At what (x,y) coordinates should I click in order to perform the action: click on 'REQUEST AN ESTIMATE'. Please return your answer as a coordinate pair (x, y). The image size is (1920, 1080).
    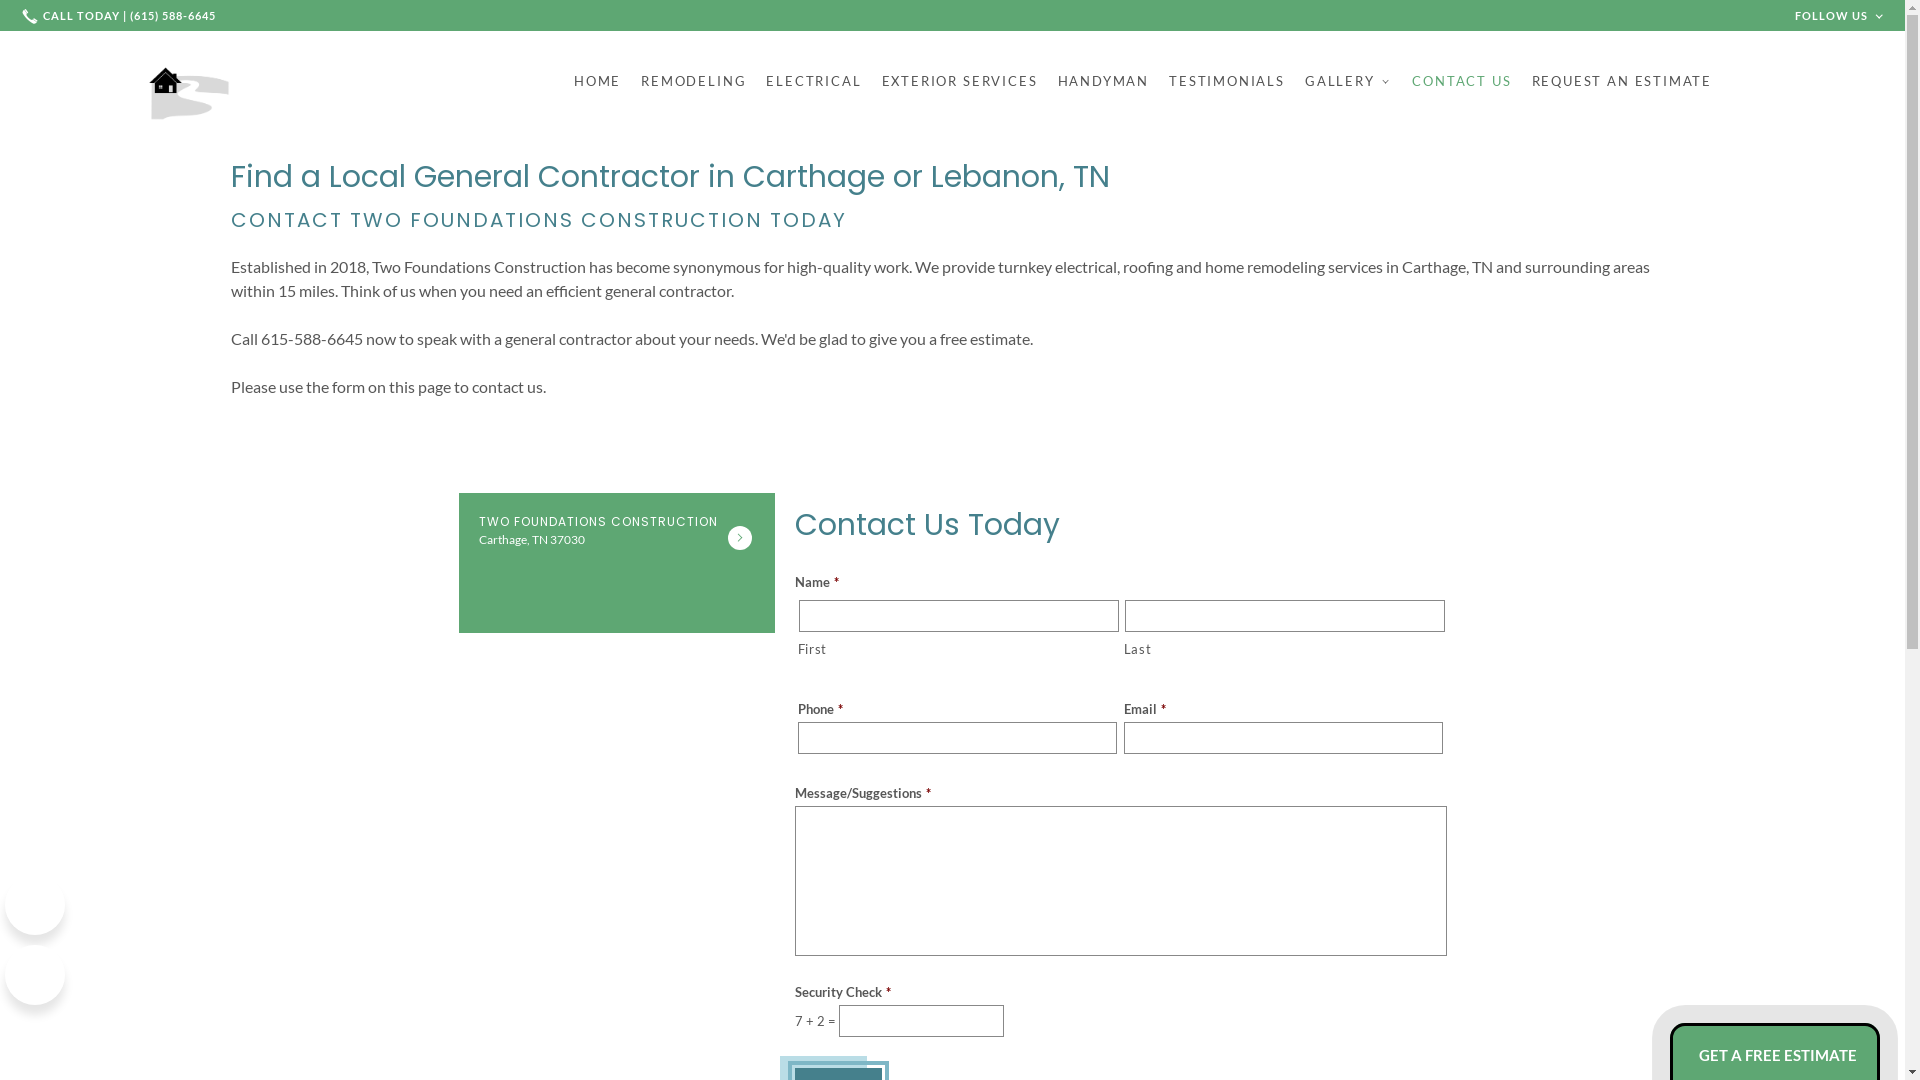
    Looking at the image, I should click on (1622, 80).